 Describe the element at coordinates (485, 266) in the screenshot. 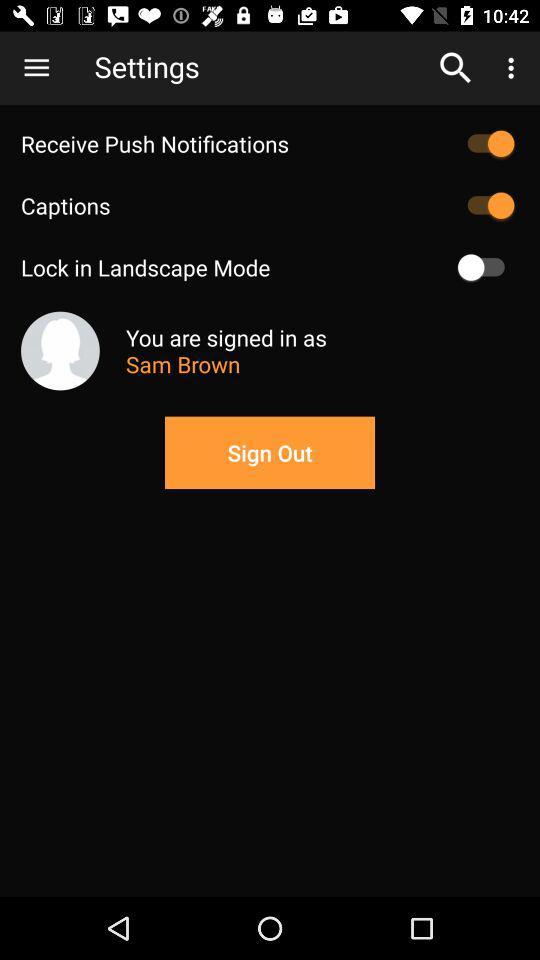

I see `option on` at that location.